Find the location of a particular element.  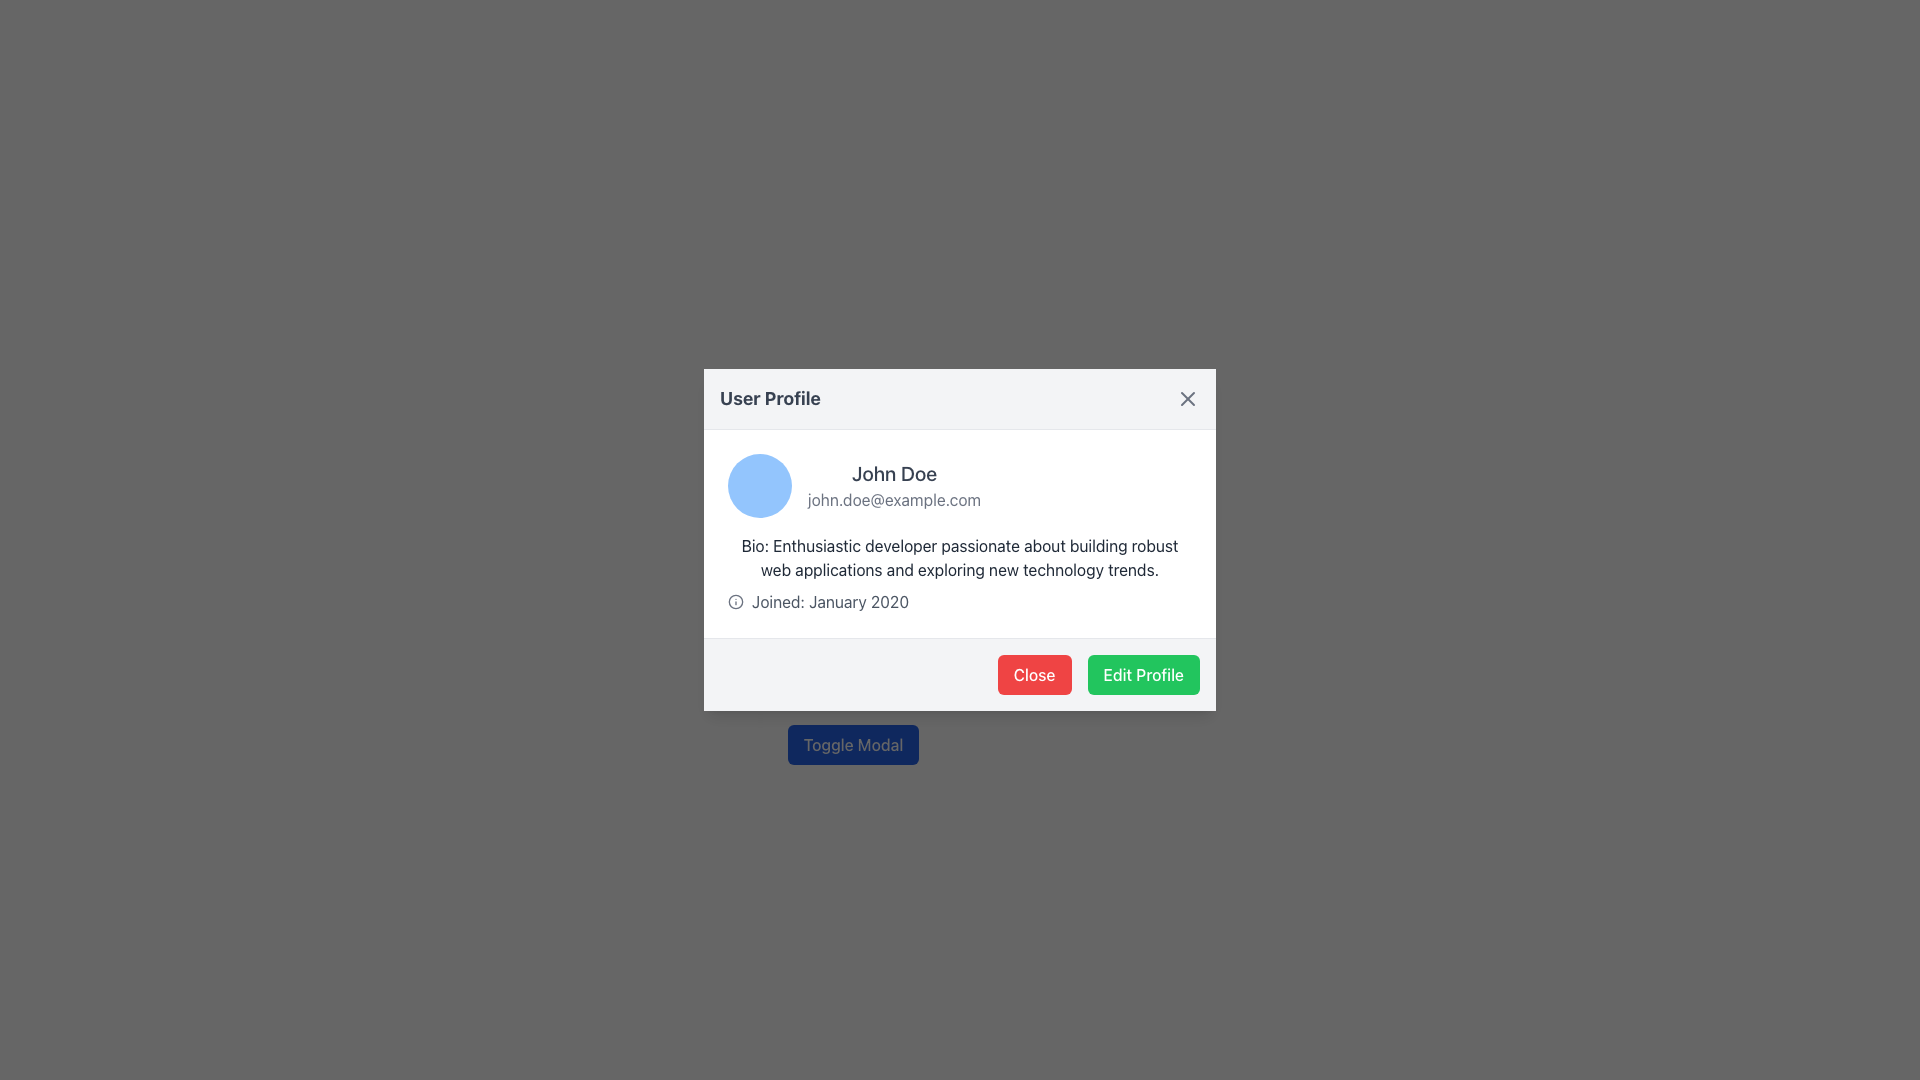

the close vector graphic located in the top-right corner of the user profile dialog box is located at coordinates (1188, 398).